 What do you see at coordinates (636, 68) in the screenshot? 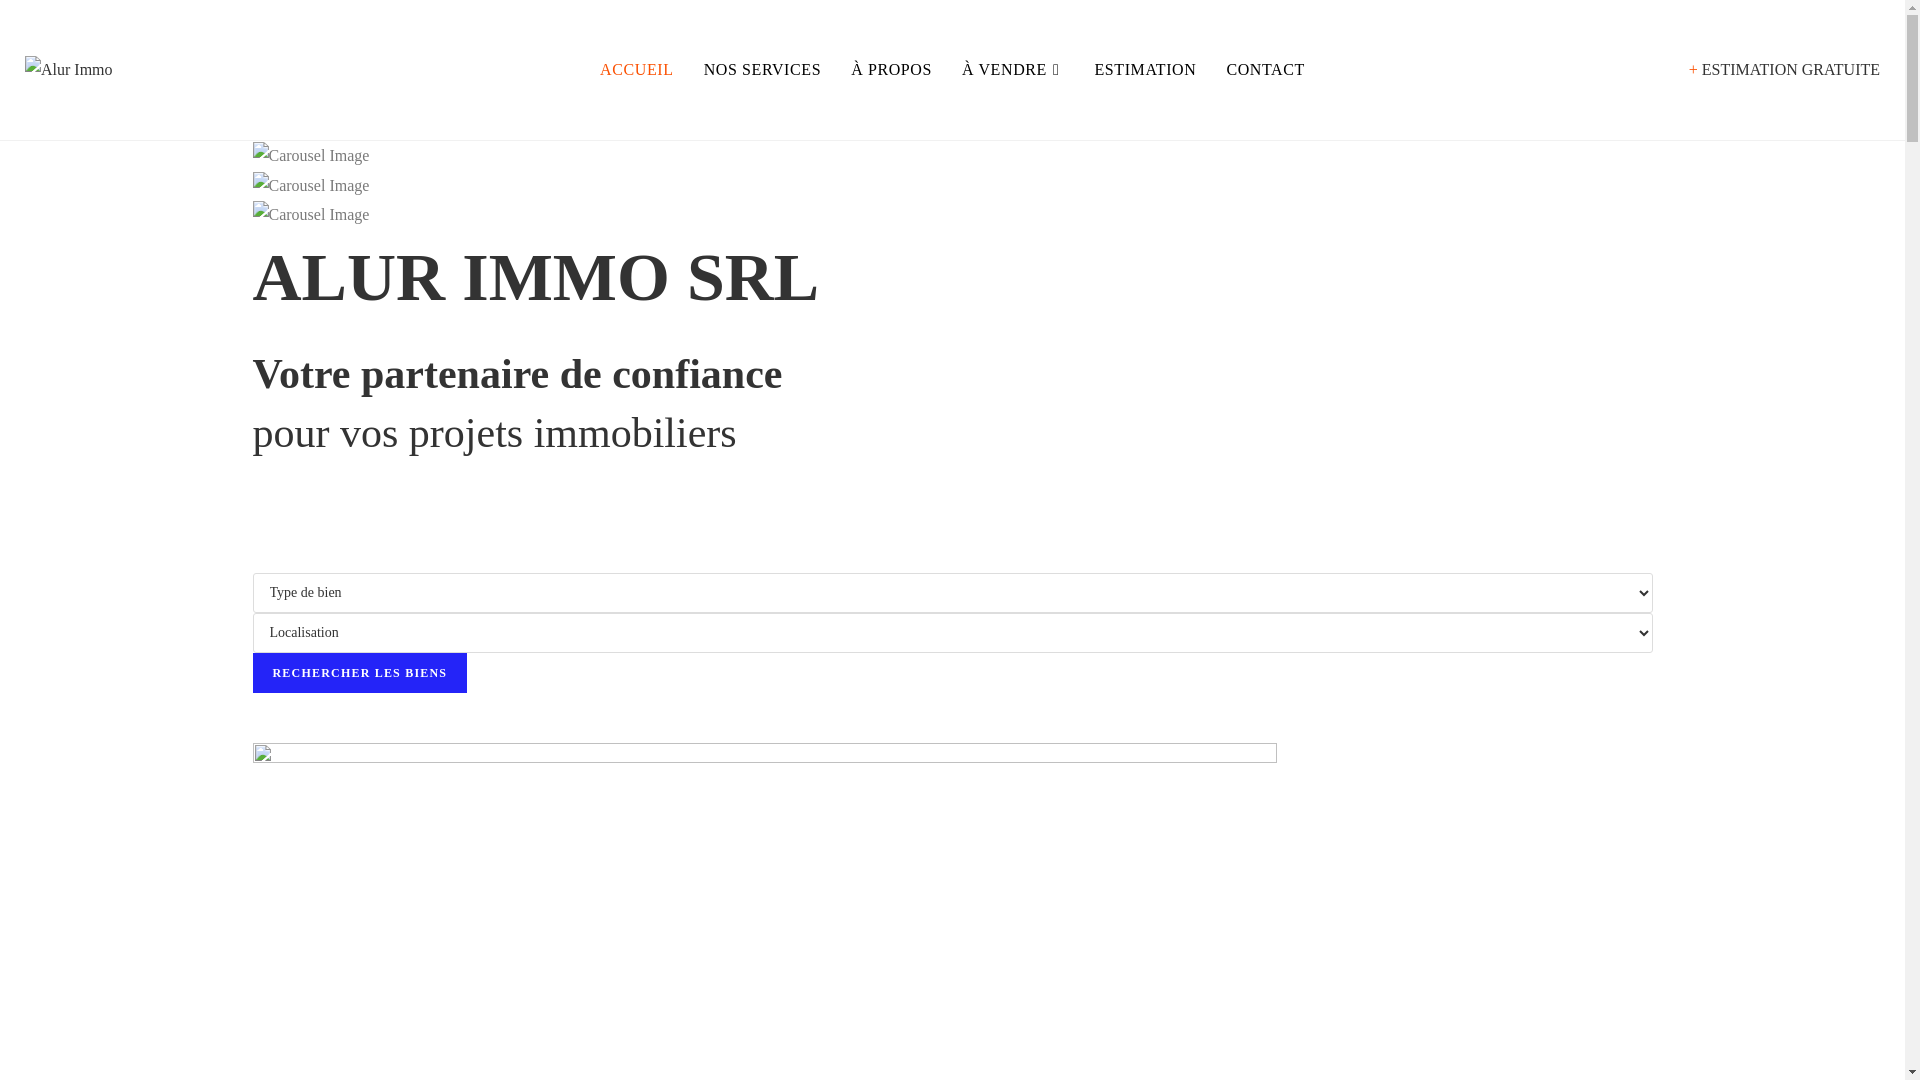
I see `'ACCUEIL'` at bounding box center [636, 68].